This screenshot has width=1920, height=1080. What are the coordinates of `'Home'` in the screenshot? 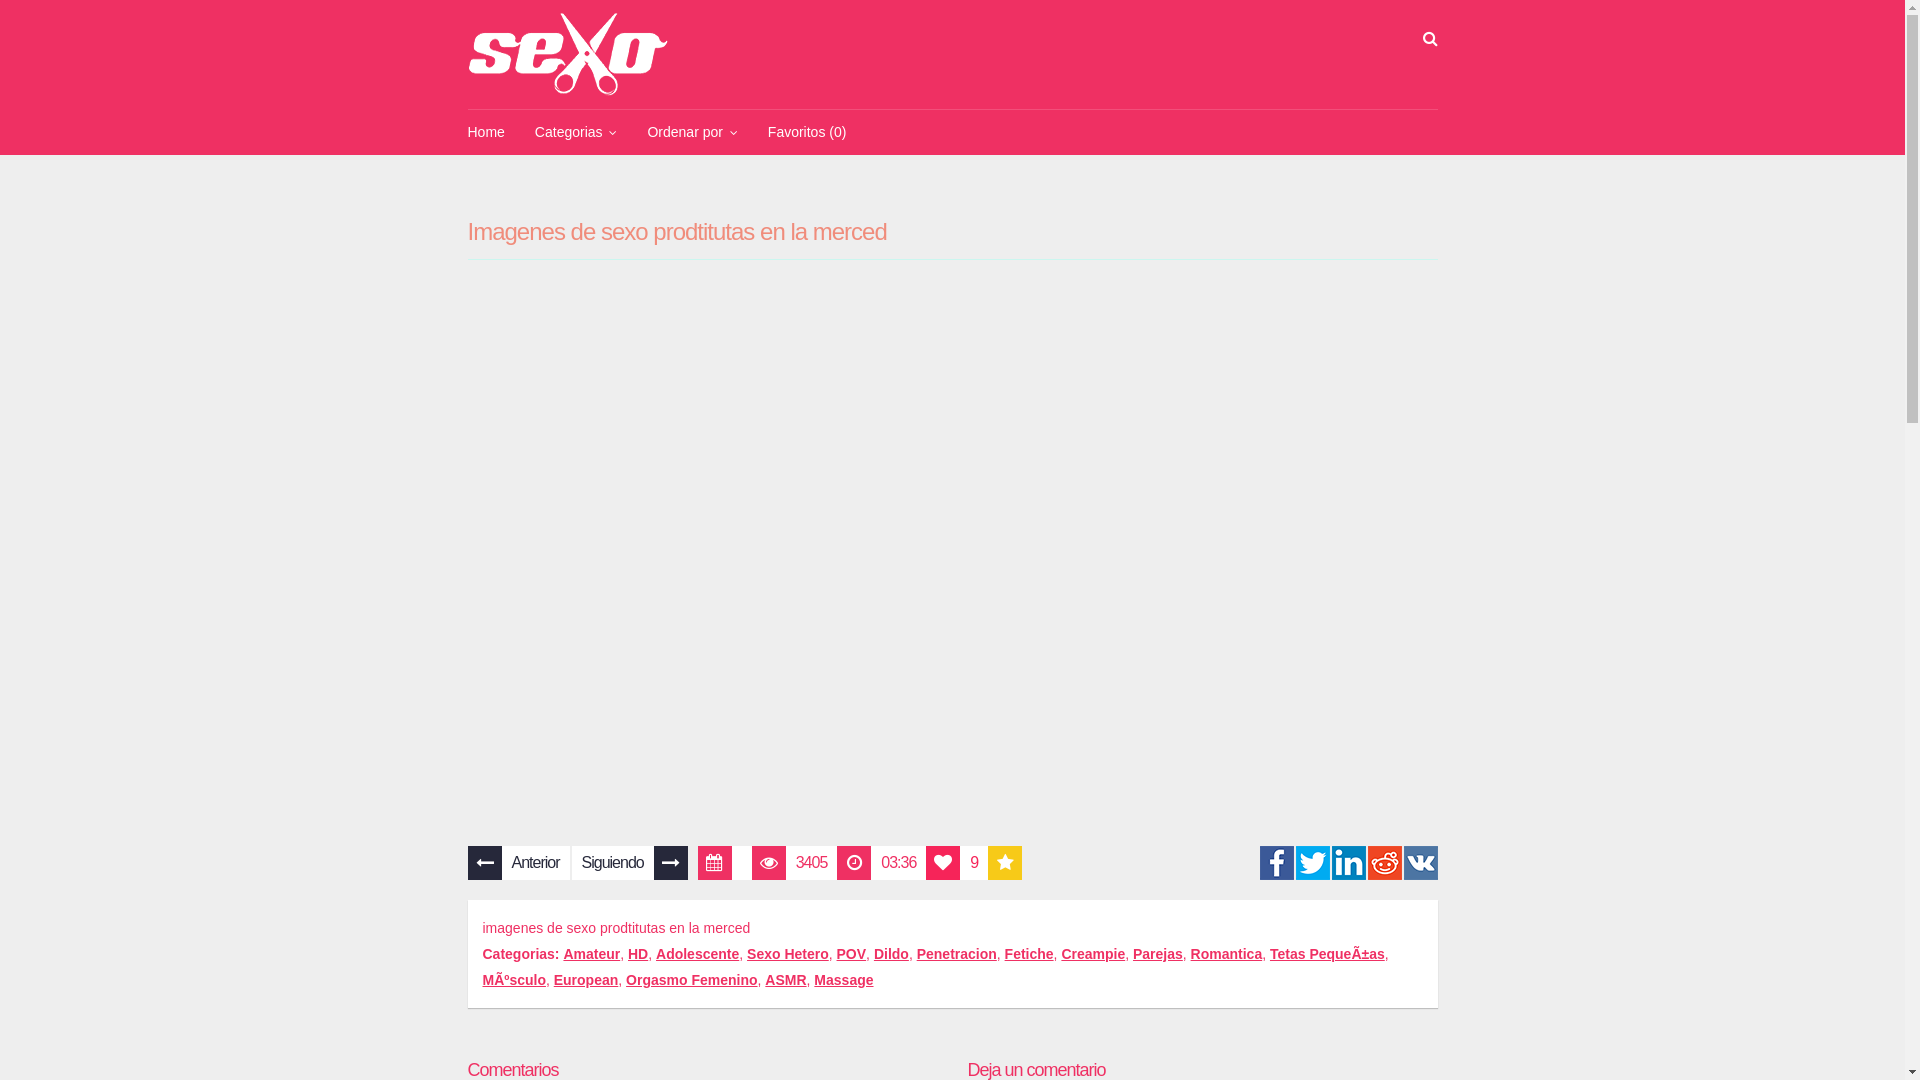 It's located at (485, 132).